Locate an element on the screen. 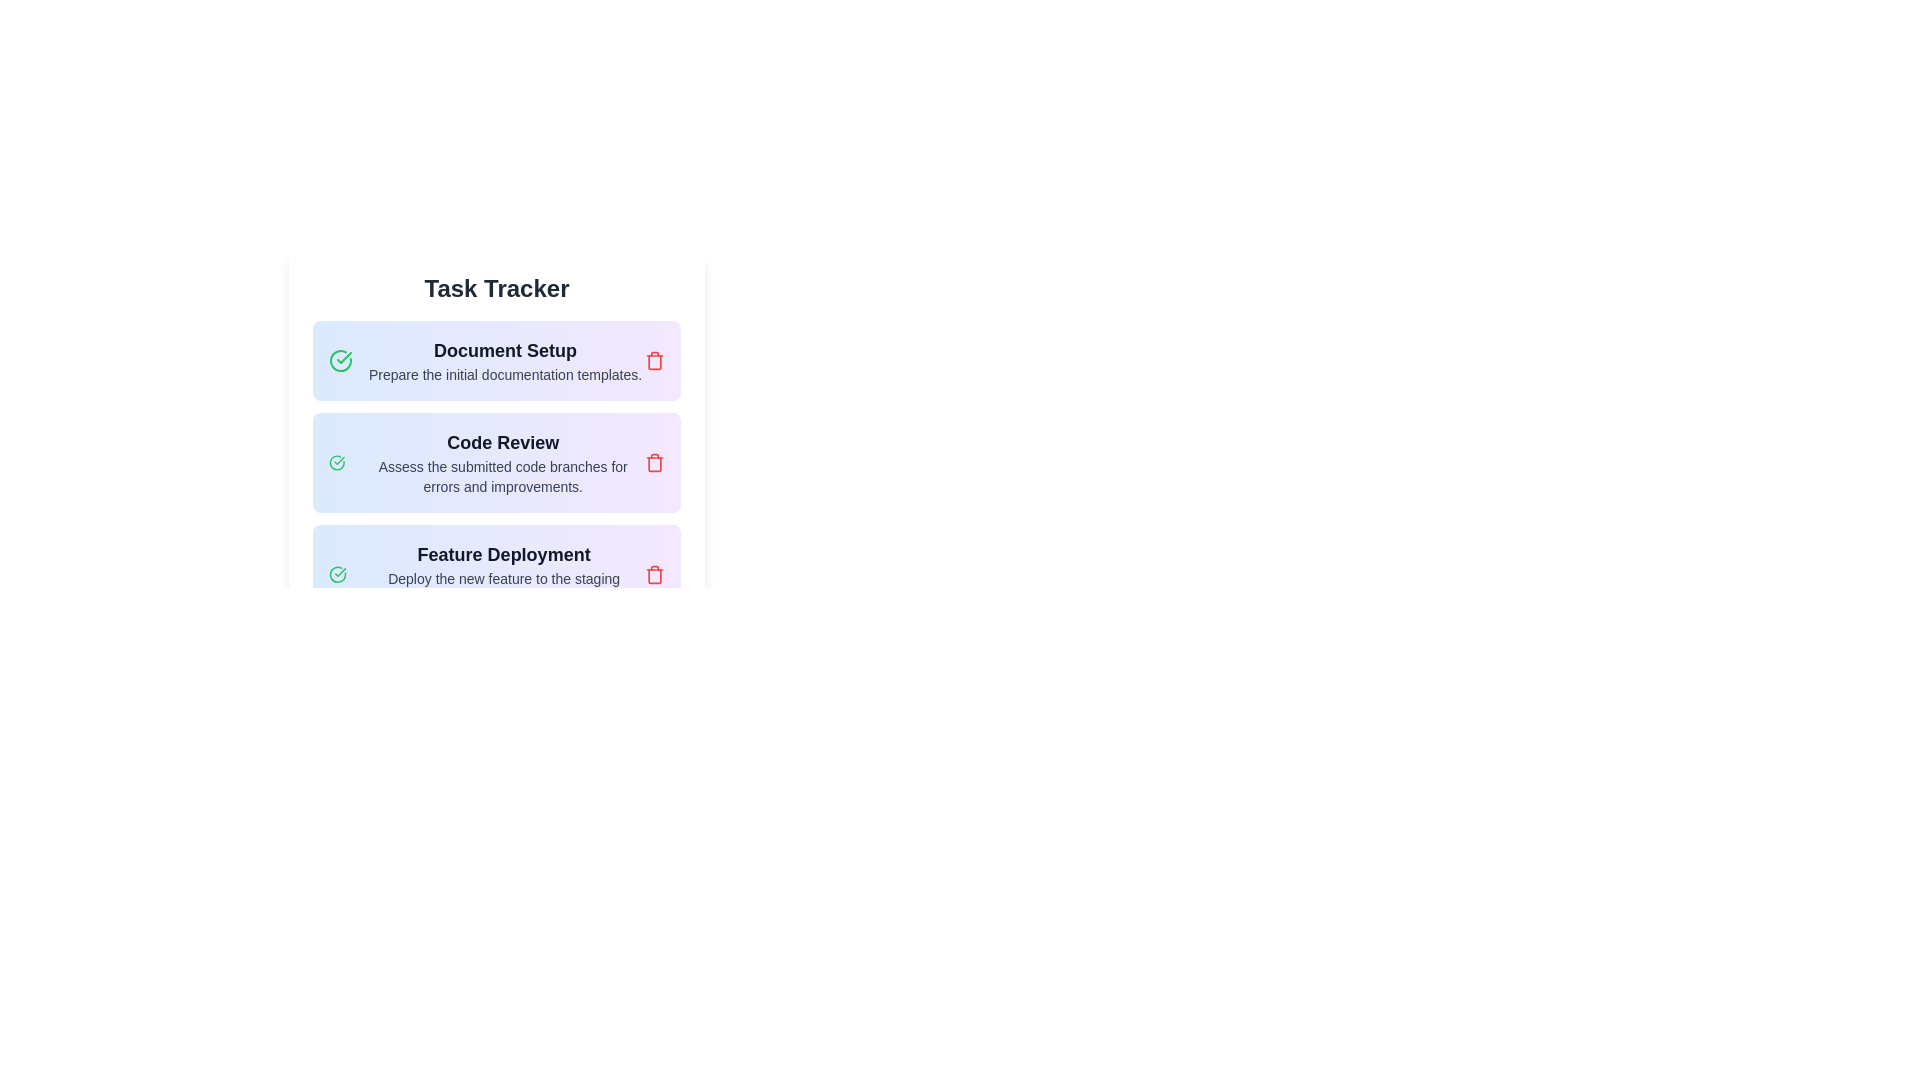  the green checkmark icon in the task entry component to mark the task related to deploying a feature as complete is located at coordinates (497, 574).